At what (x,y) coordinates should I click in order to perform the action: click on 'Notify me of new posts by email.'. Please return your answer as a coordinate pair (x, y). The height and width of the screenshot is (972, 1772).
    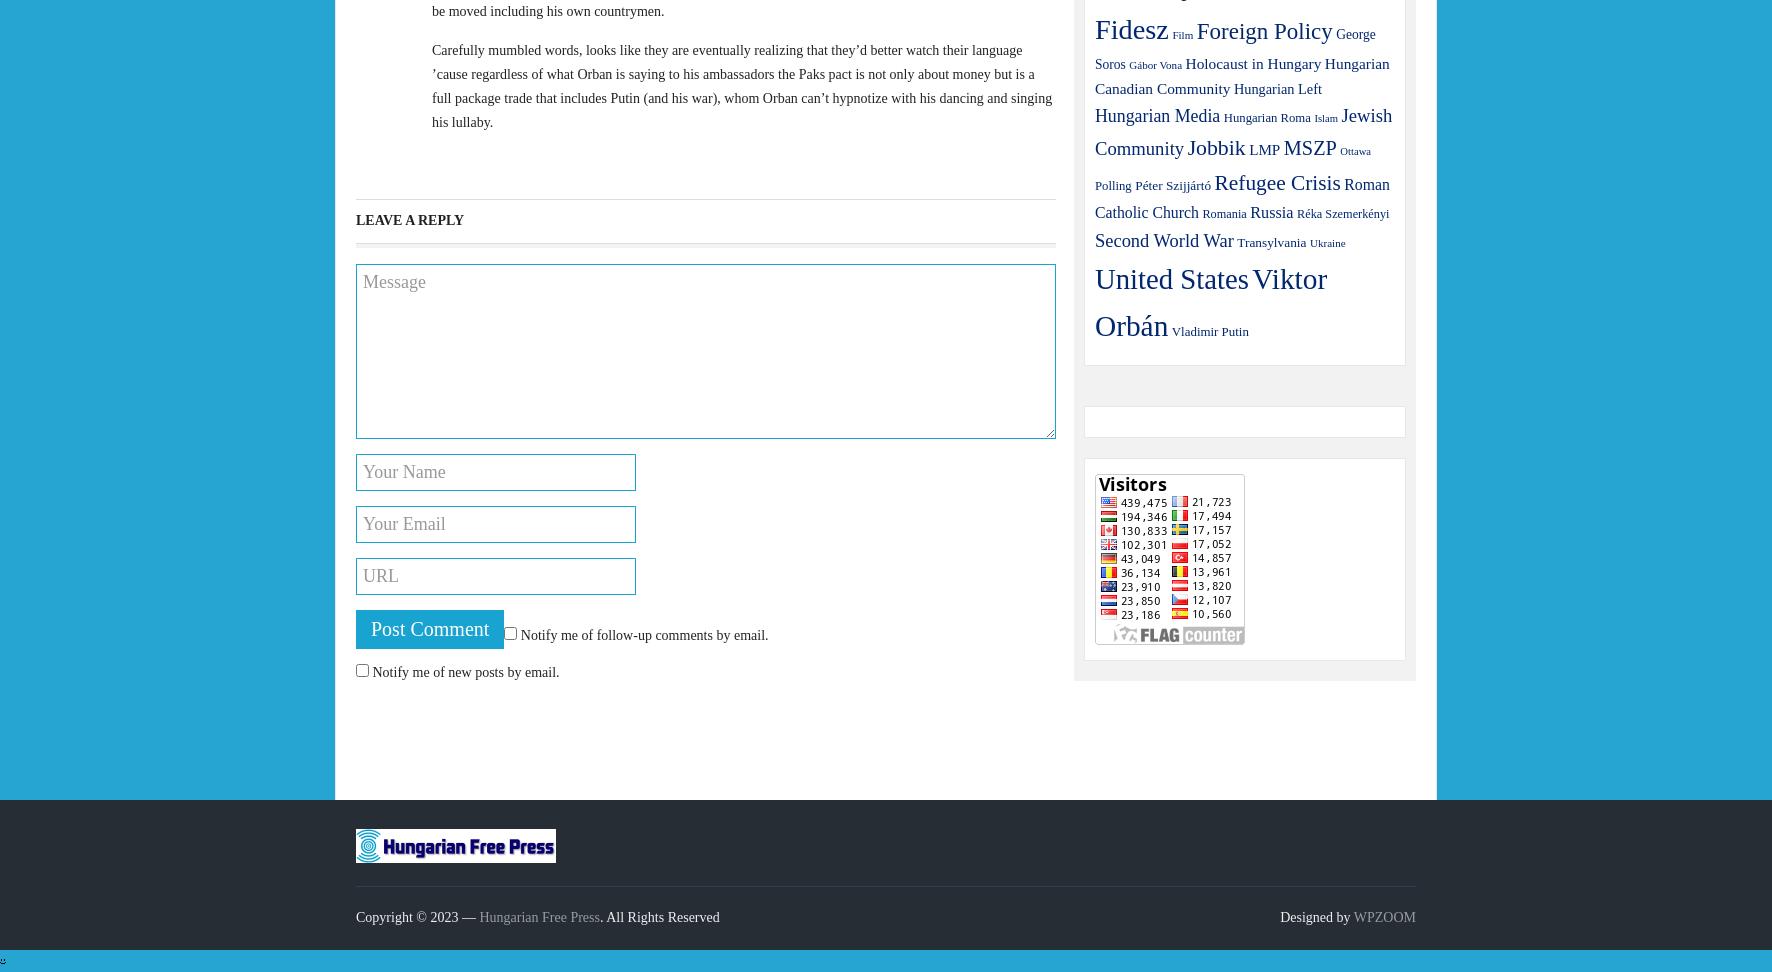
    Looking at the image, I should click on (464, 671).